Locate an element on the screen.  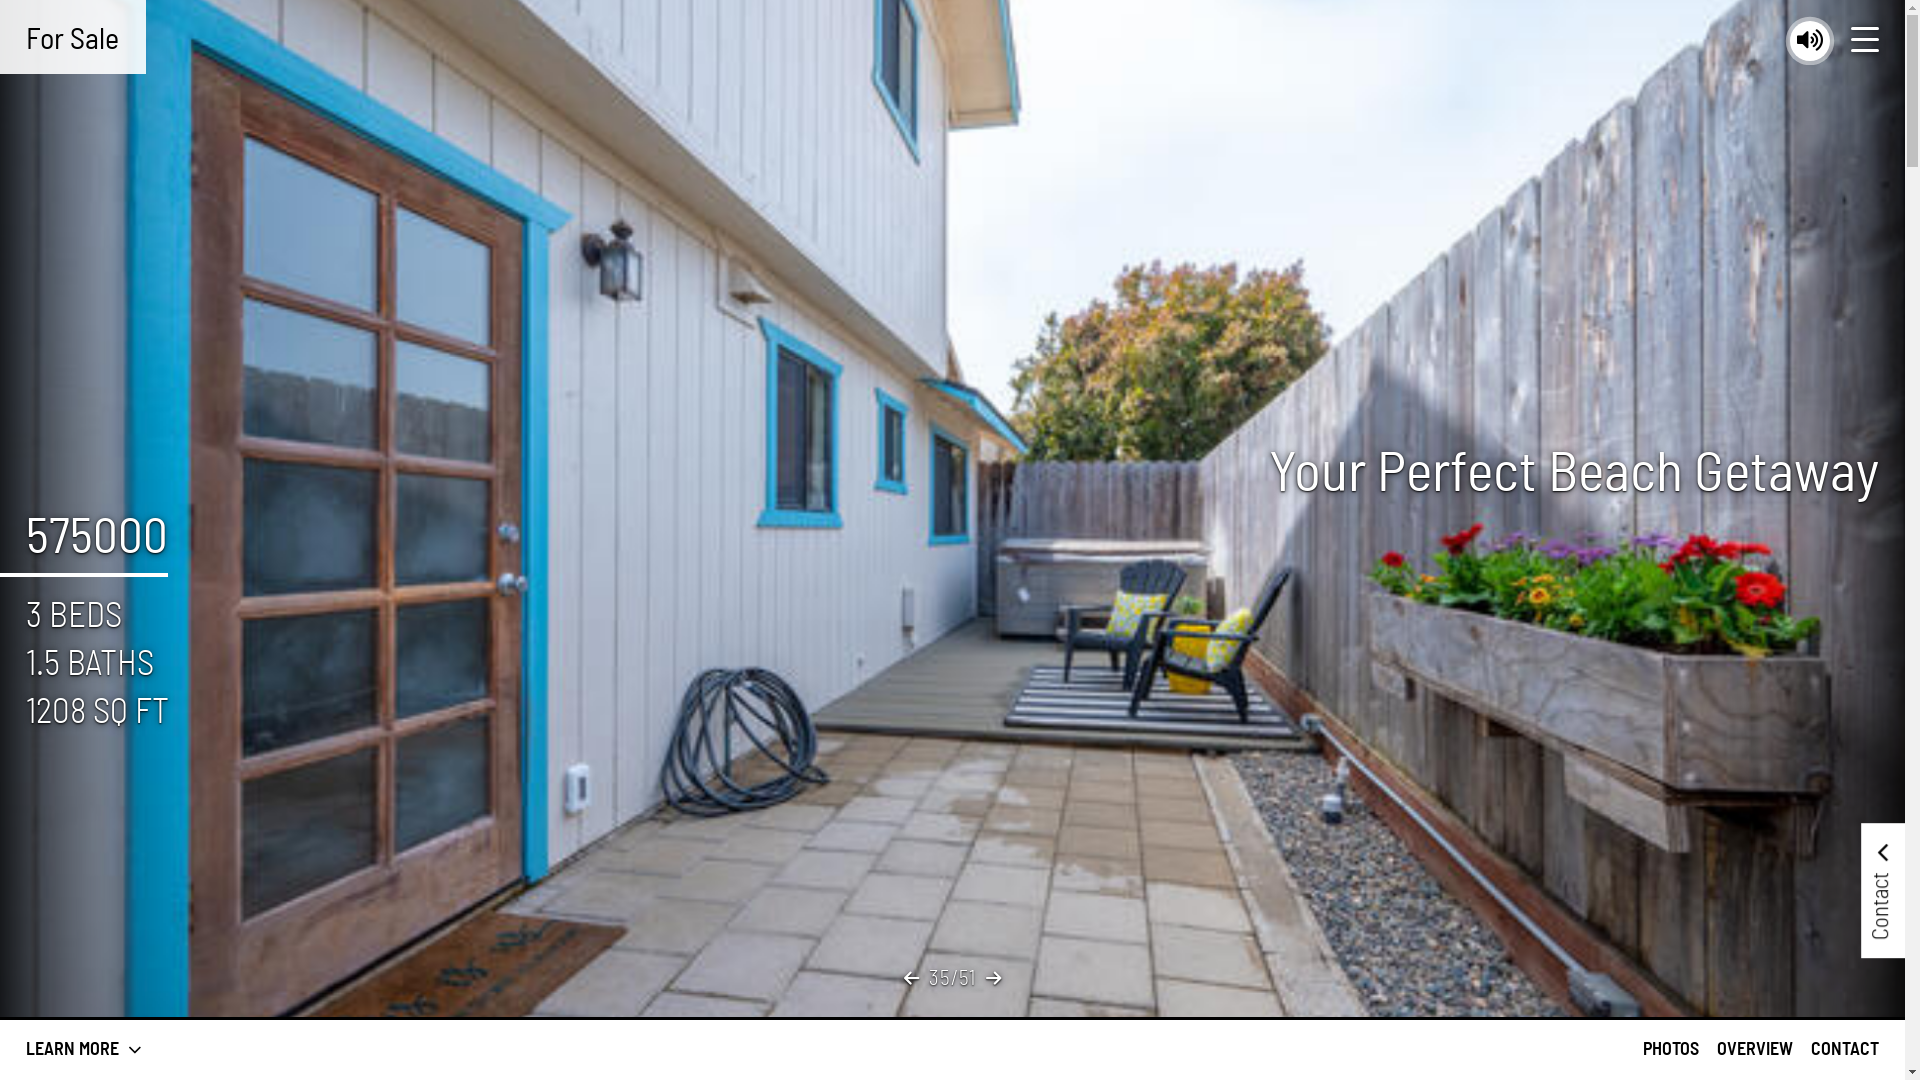
'CONTACT' is located at coordinates (1843, 1048).